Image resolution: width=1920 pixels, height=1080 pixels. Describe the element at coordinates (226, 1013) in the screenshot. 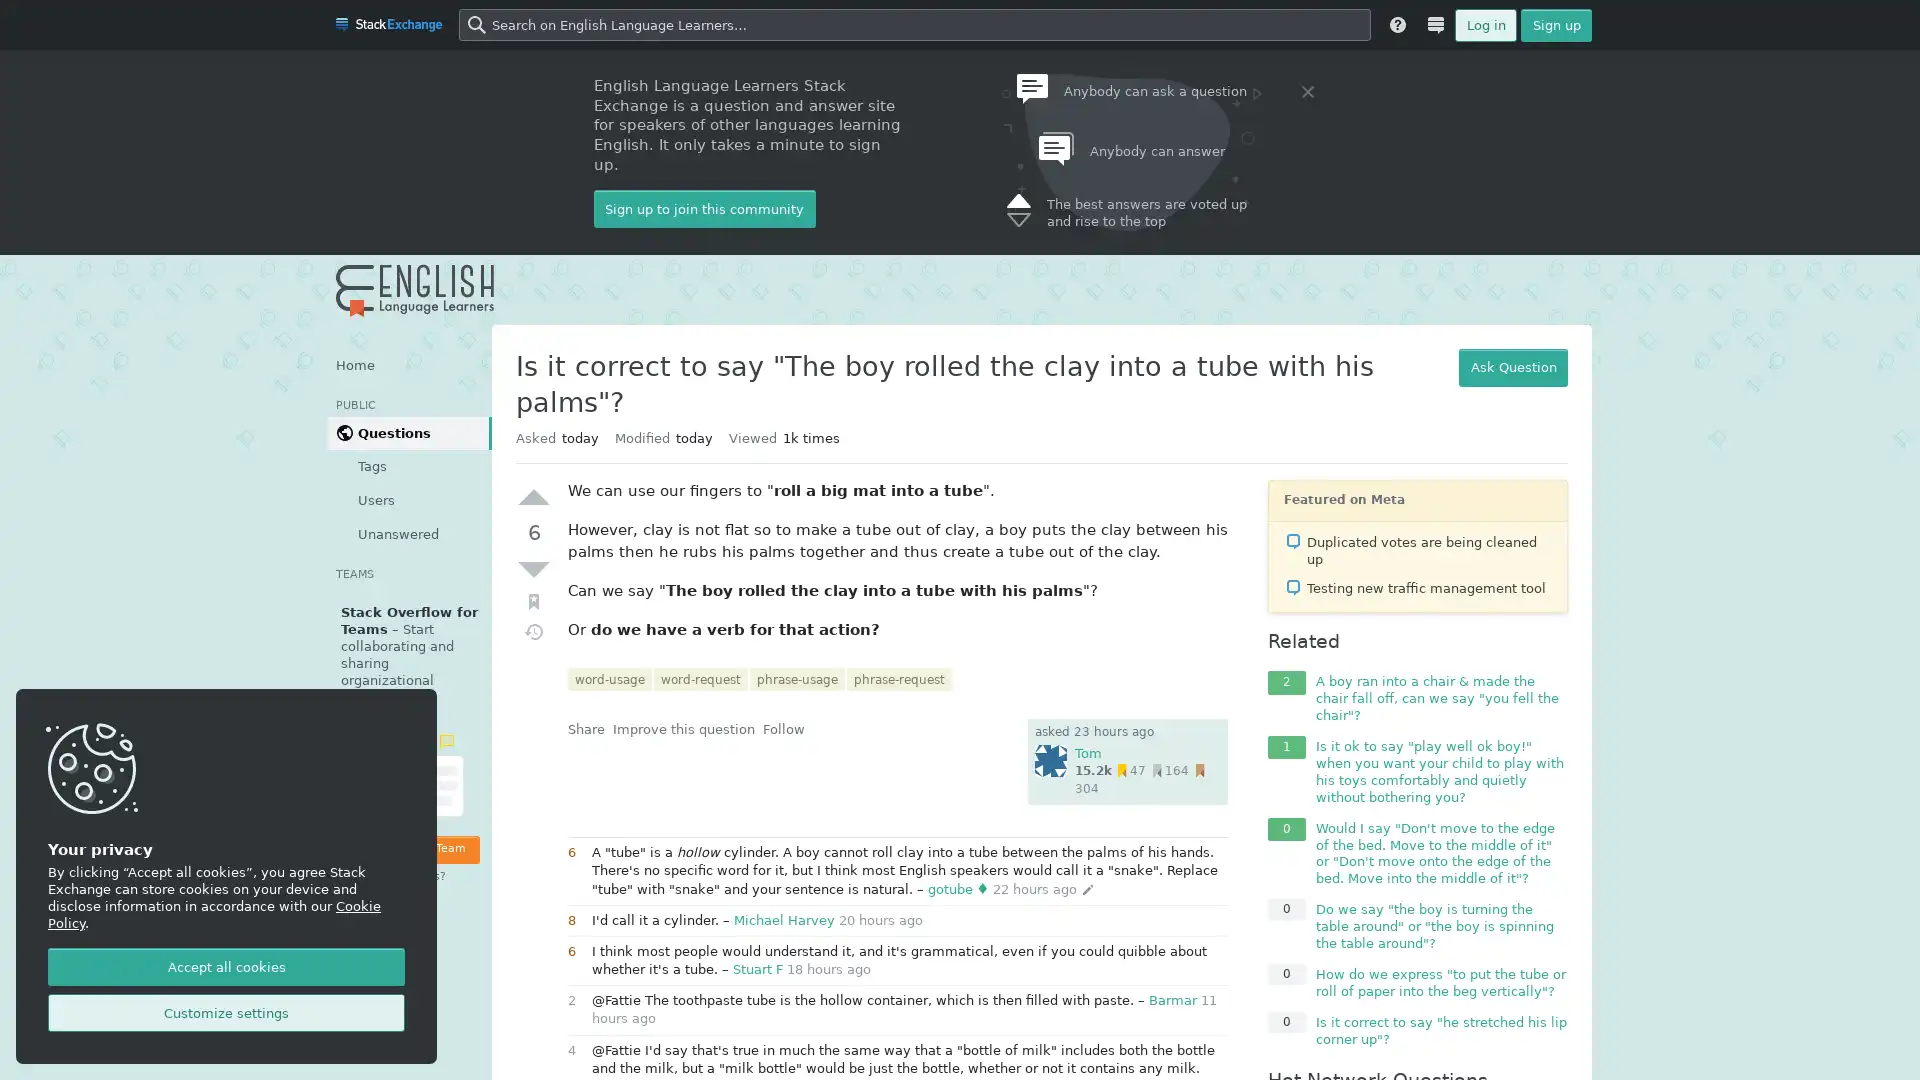

I see `Customize settings` at that location.